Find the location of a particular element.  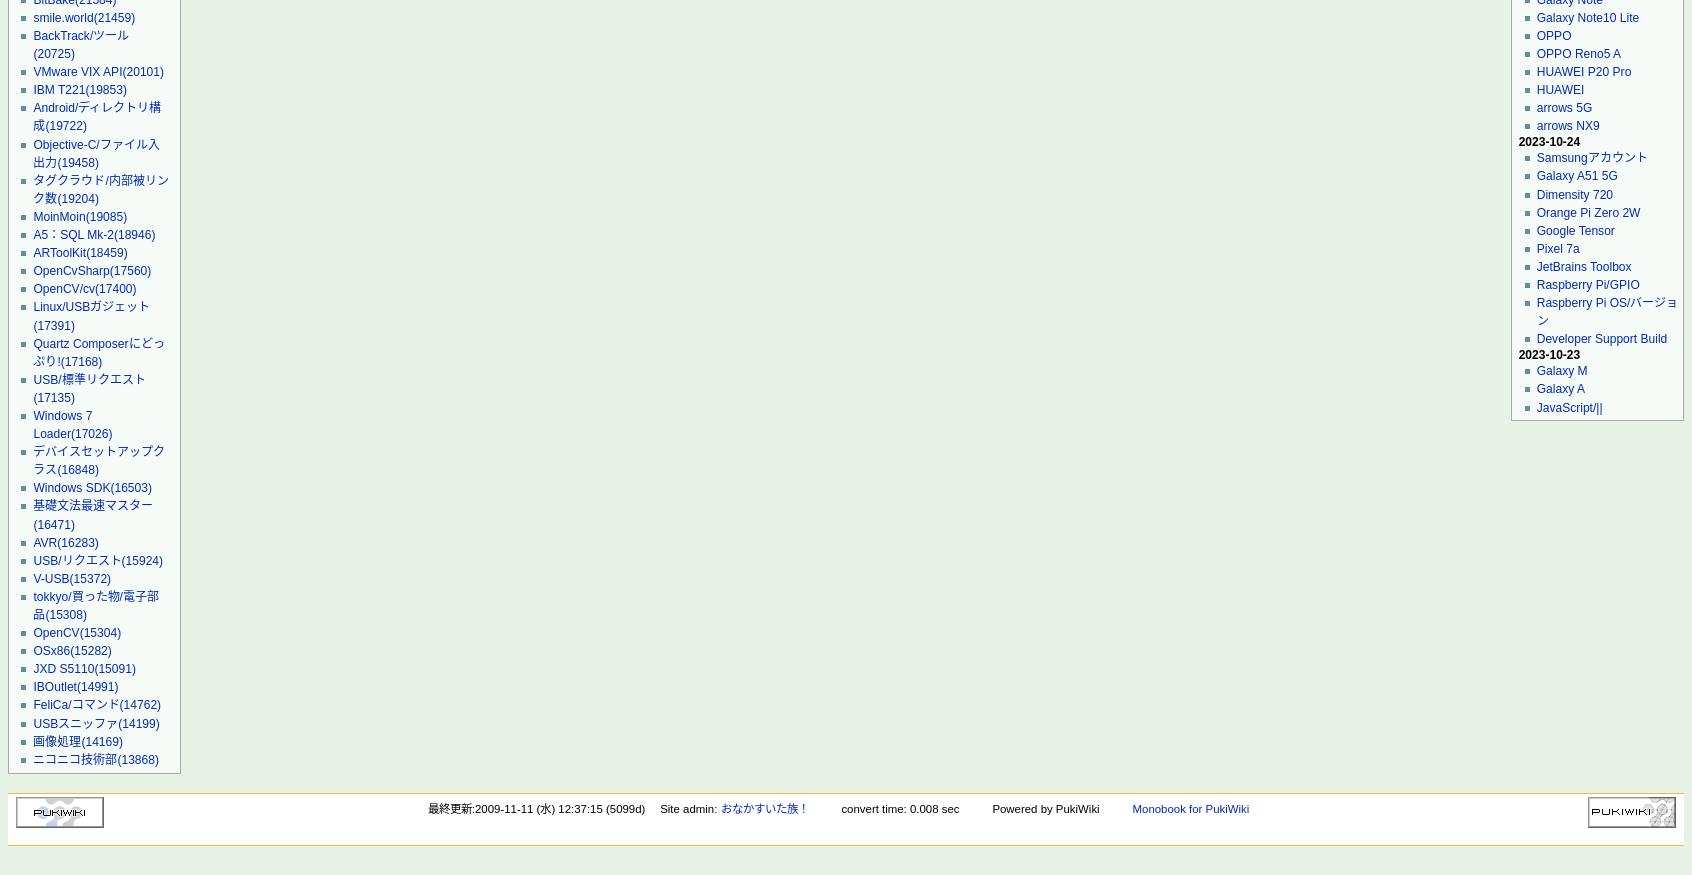

'Orange Pi Zero 2W' is located at coordinates (1535, 212).